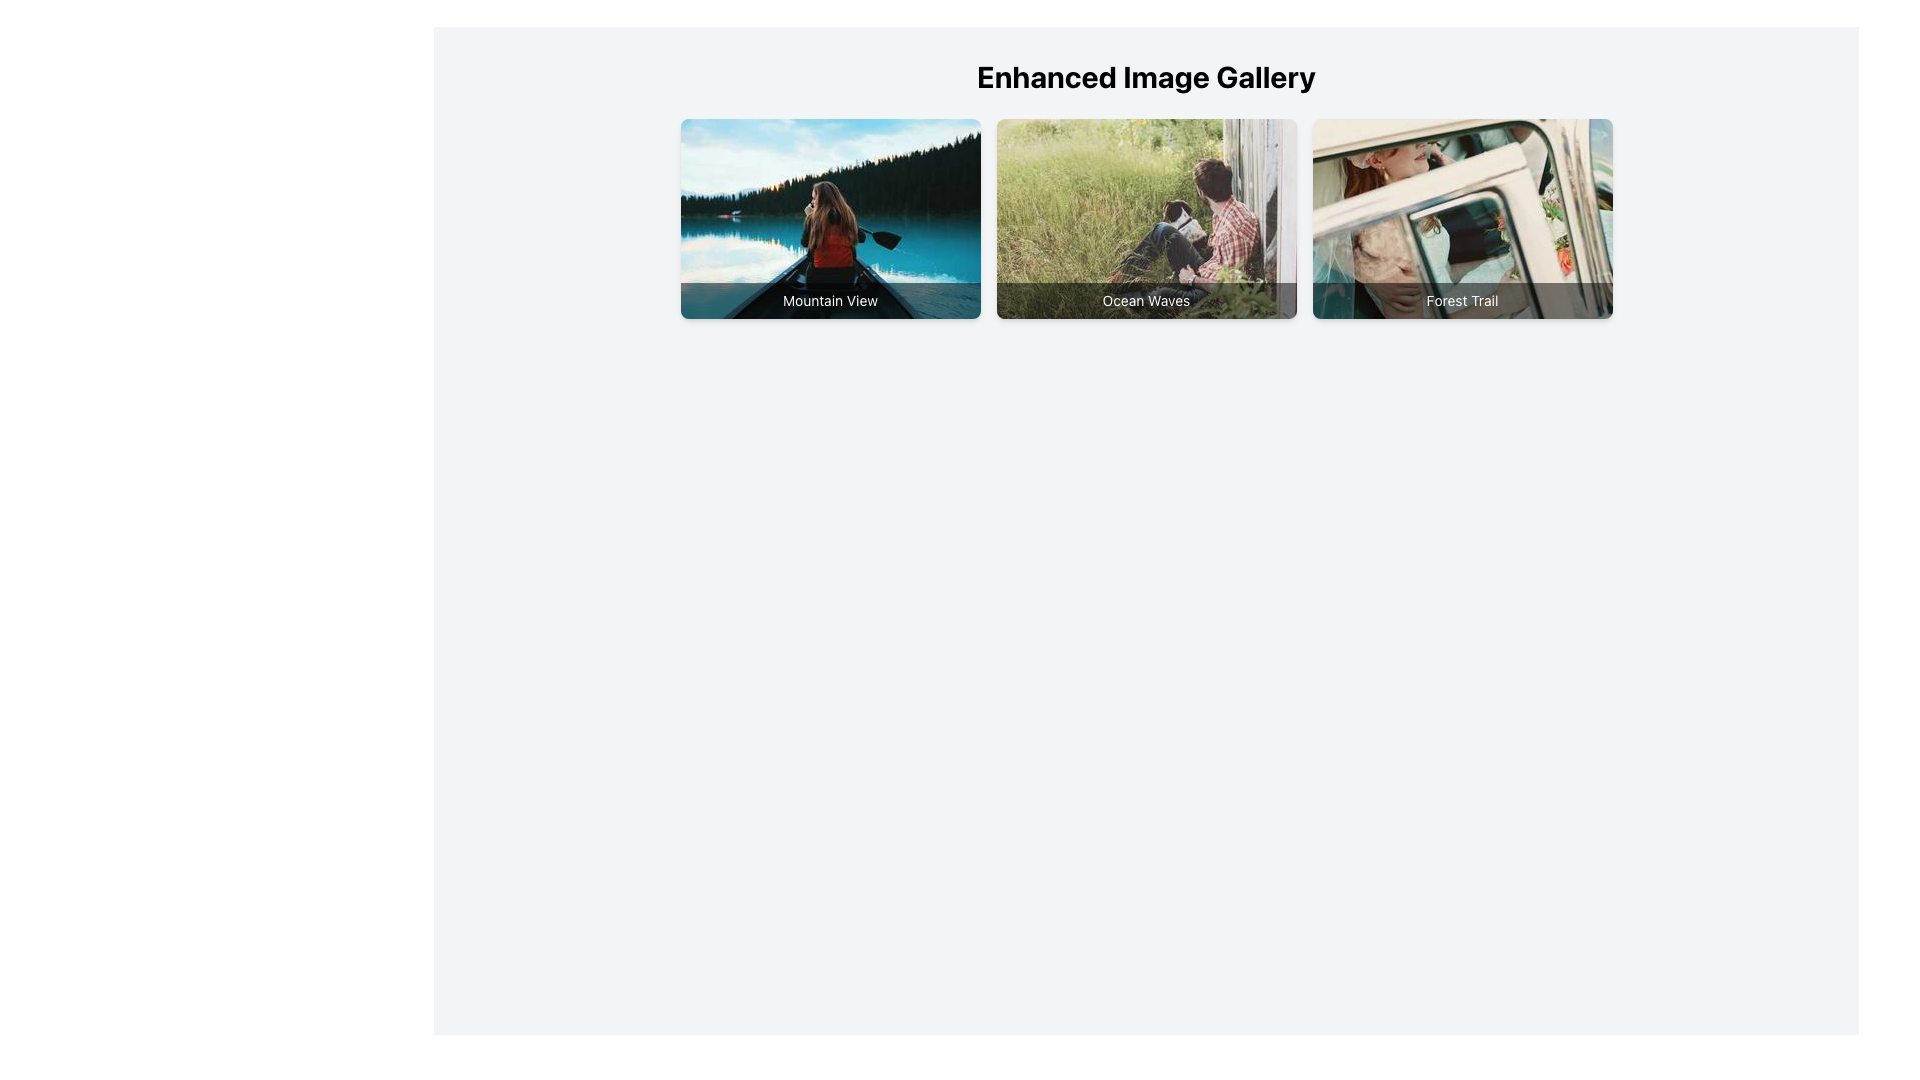 This screenshot has height=1080, width=1920. Describe the element at coordinates (1462, 219) in the screenshot. I see `the Image card with overlay text that depicts a forest trail, featuring the caption 'Forest Trail' at the bottom` at that location.